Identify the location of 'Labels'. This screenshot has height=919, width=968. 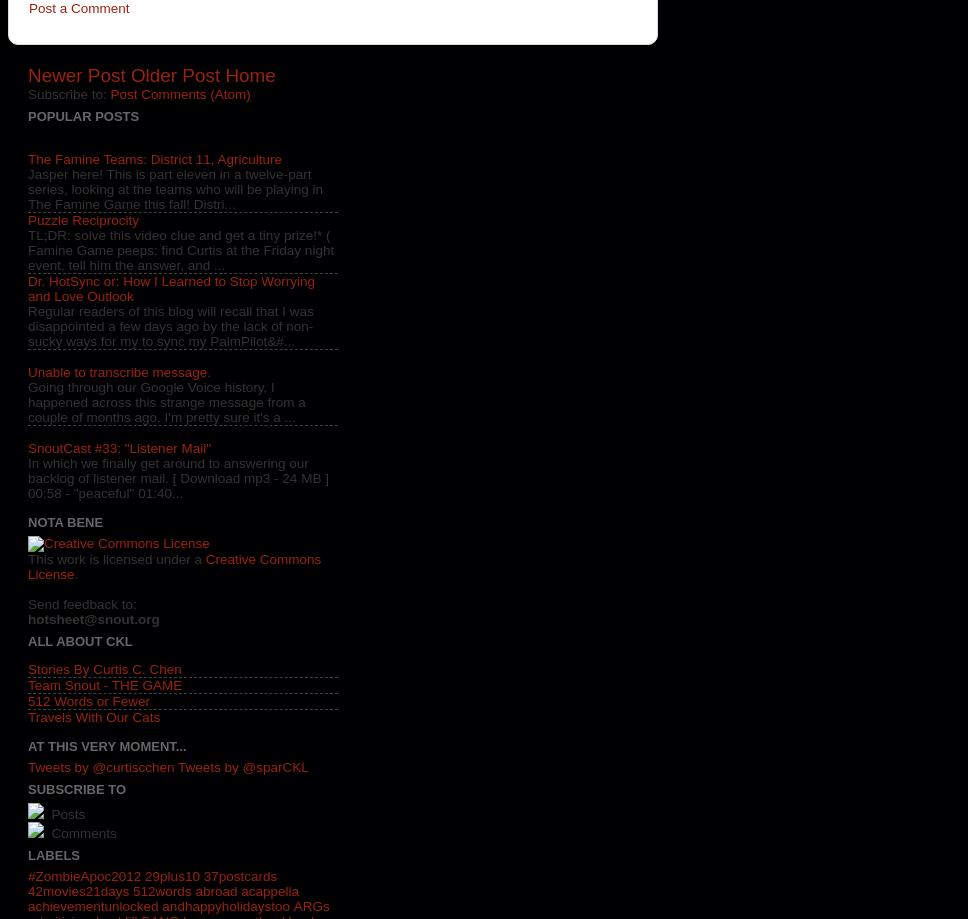
(53, 853).